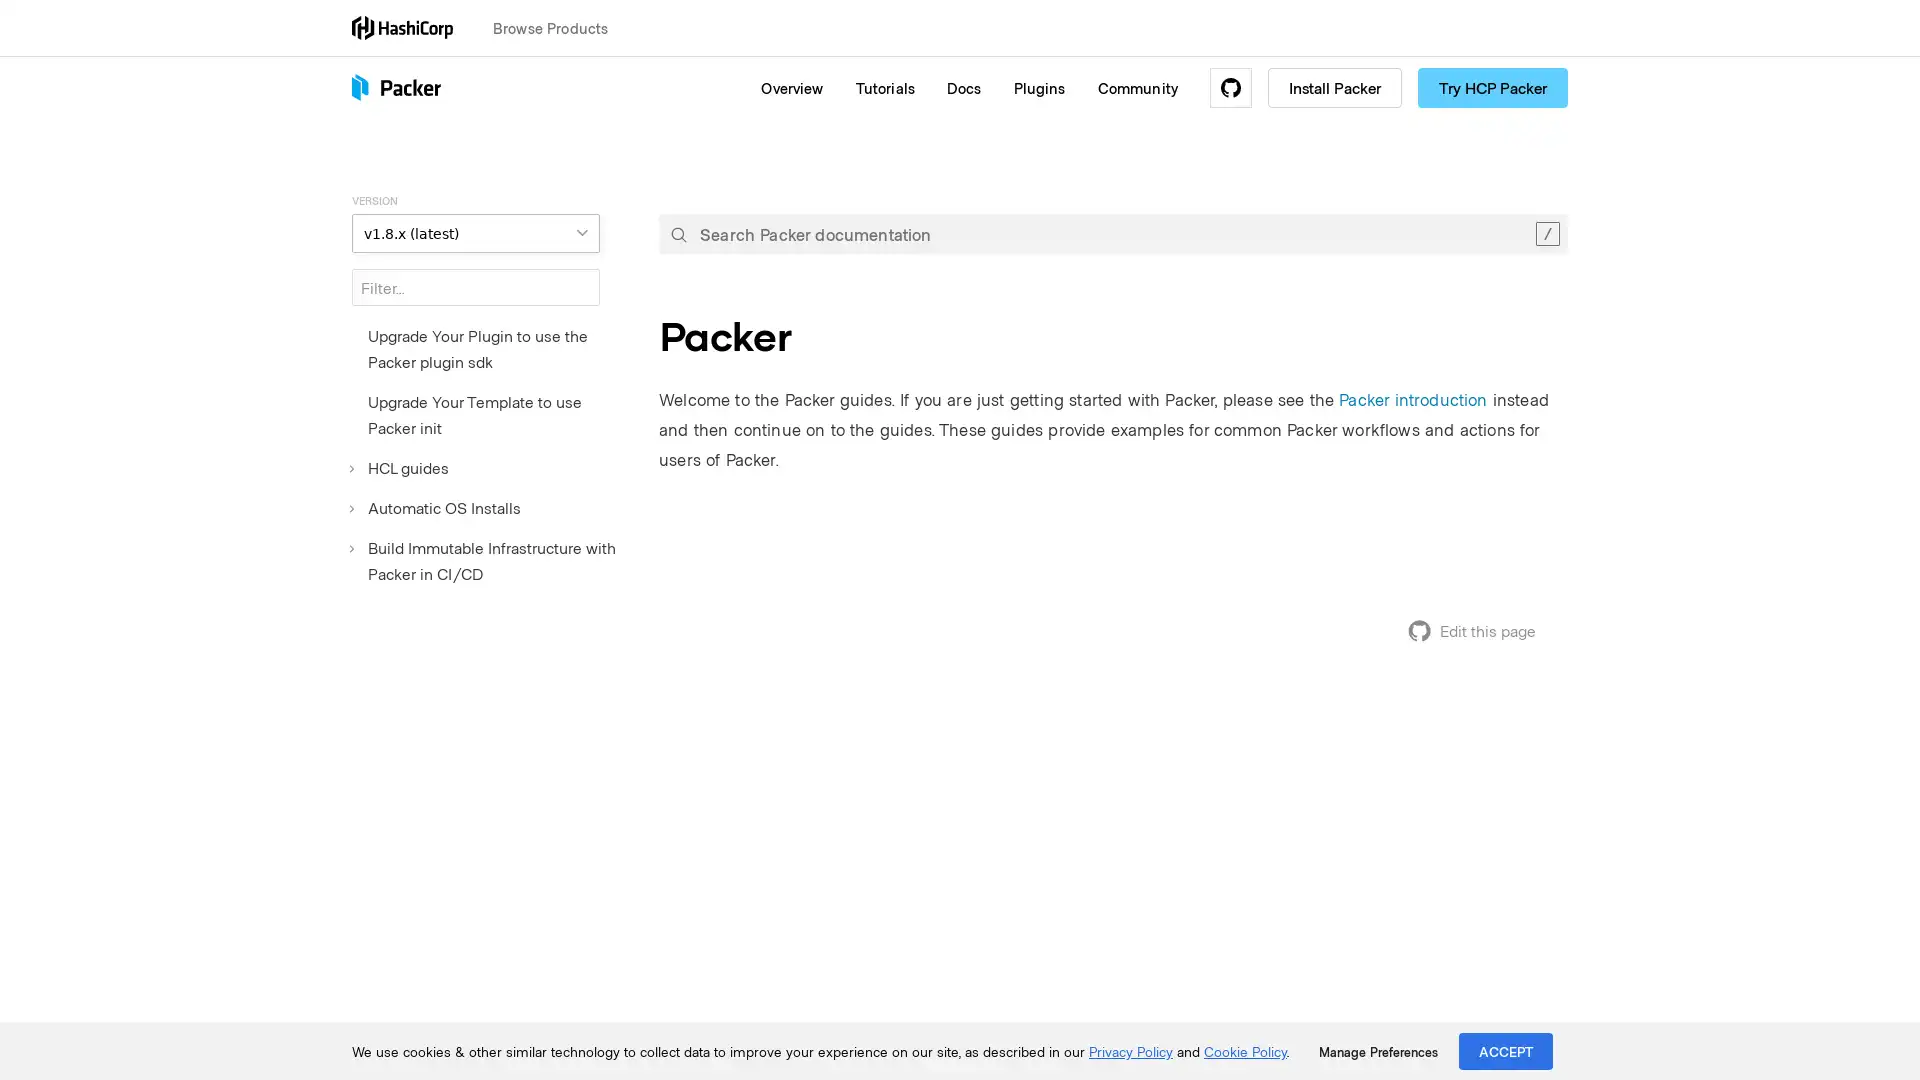  I want to click on Automatic OS Installs, so click(435, 507).